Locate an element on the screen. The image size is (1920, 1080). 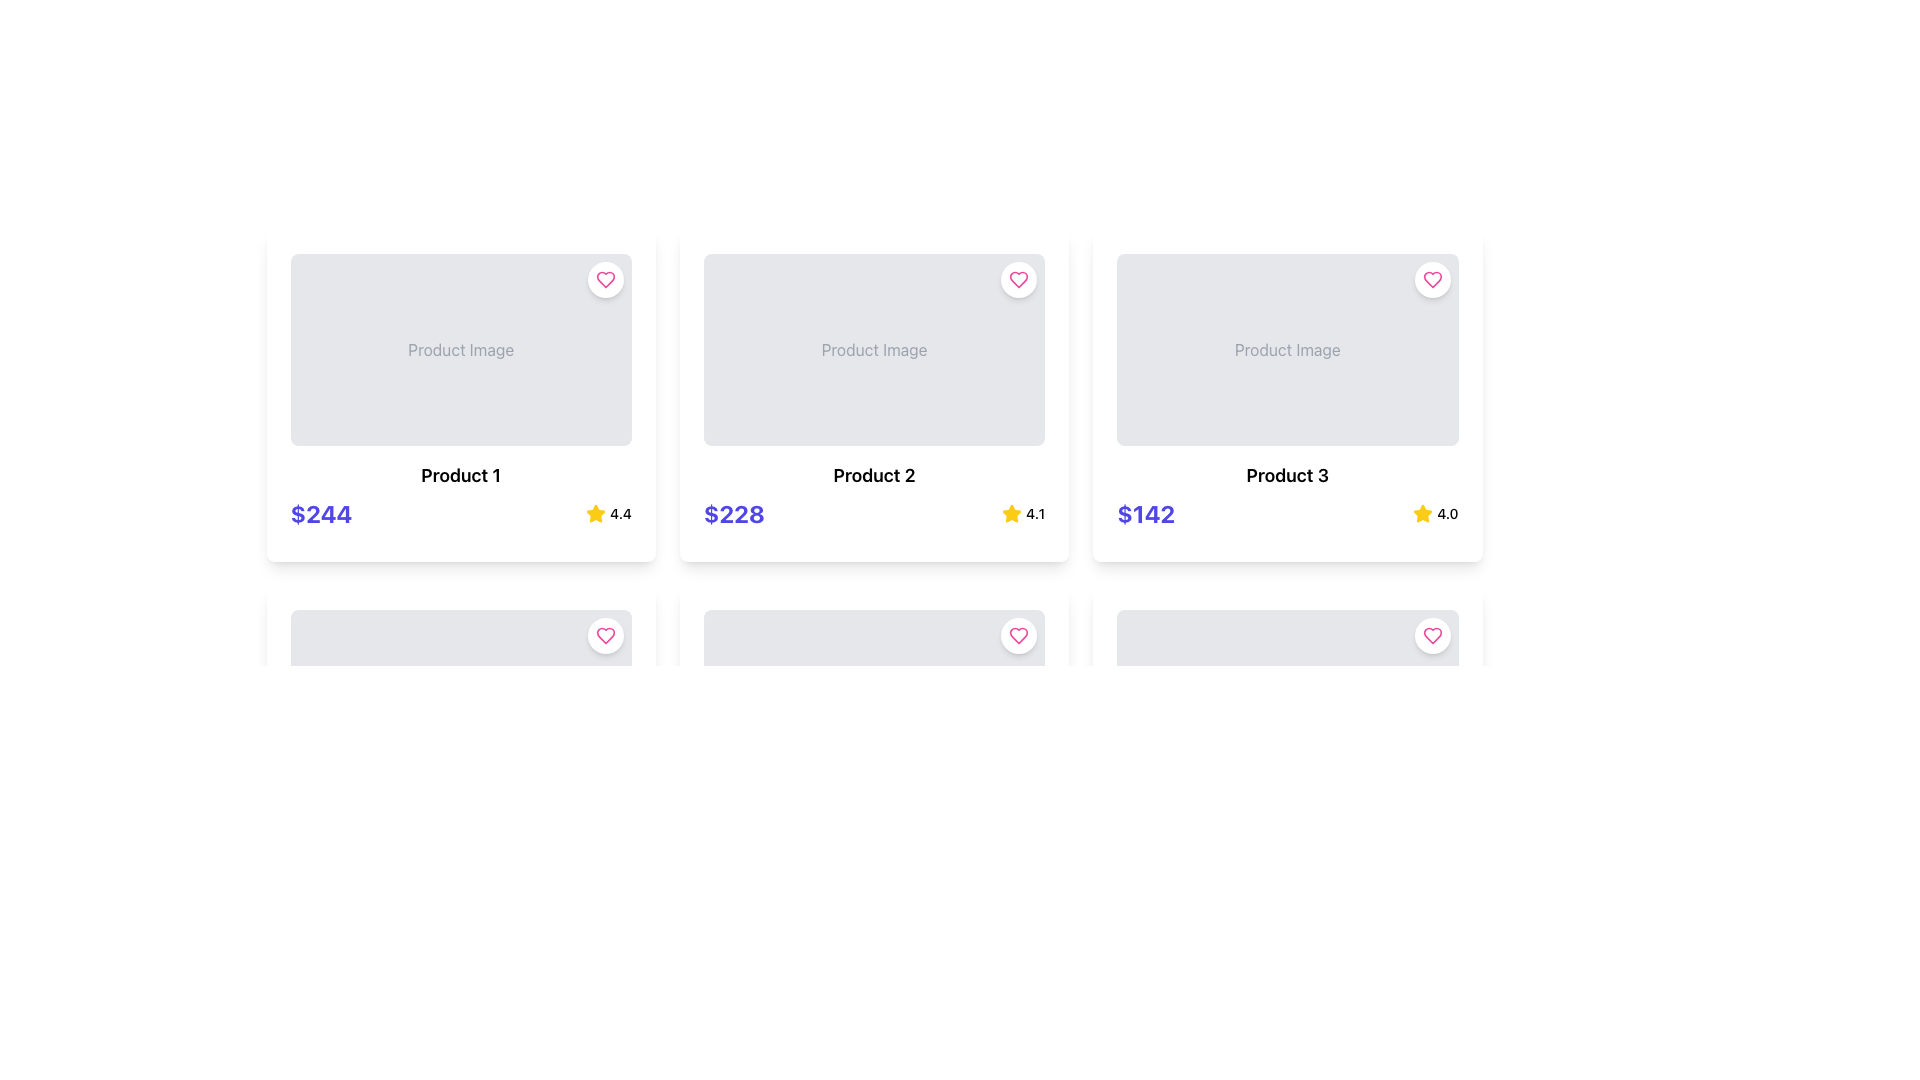
the circular button with a heart-shaped icon and white background located in the top-right corner of the 'Product Image' section is located at coordinates (1019, 636).